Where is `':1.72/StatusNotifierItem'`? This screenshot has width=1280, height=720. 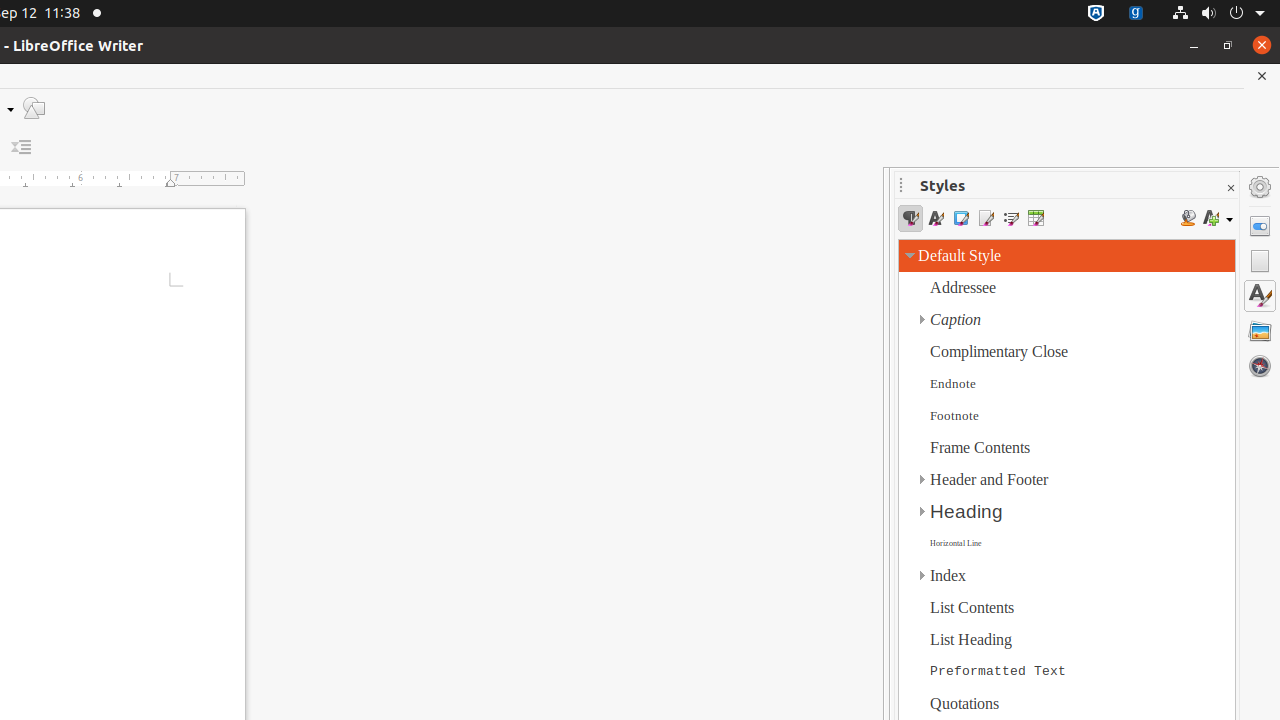 ':1.72/StatusNotifierItem' is located at coordinates (1094, 13).